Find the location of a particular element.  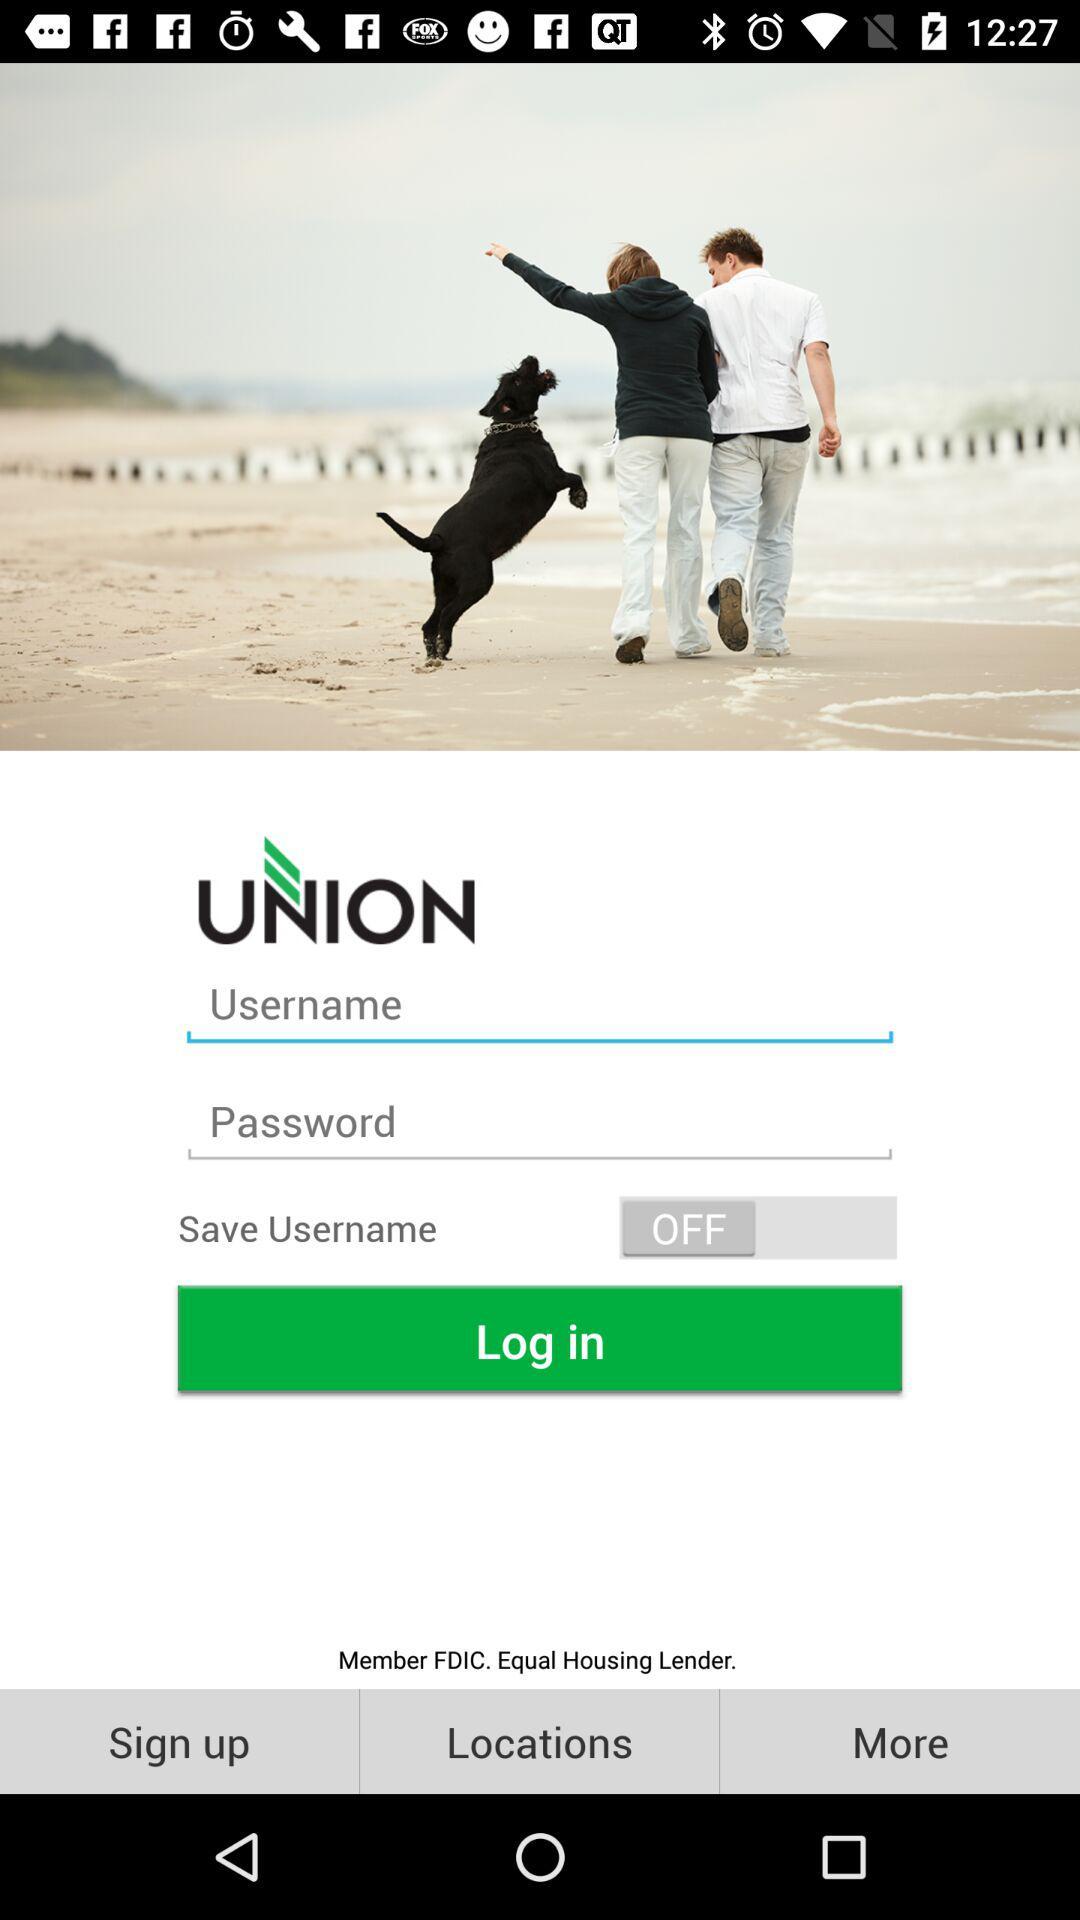

the text locations below is located at coordinates (538, 1740).